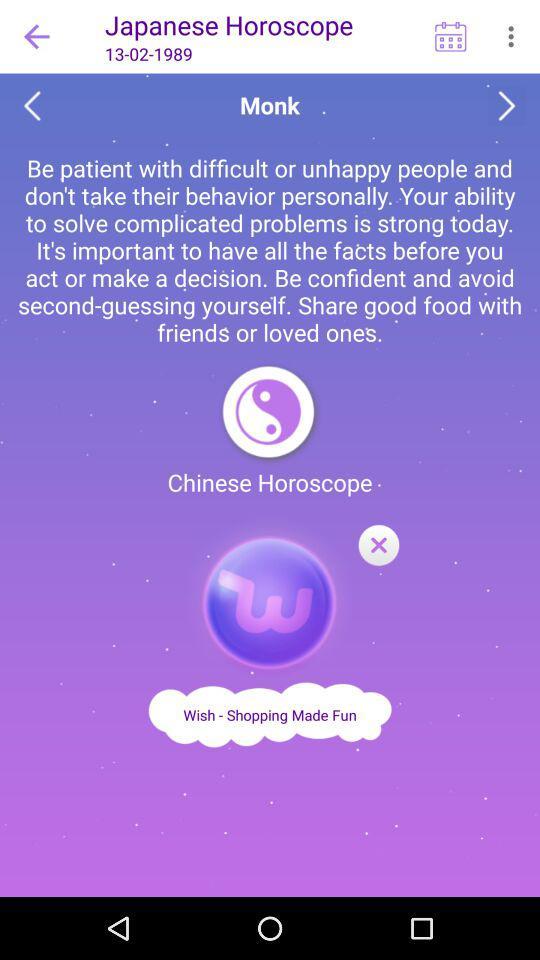 The width and height of the screenshot is (540, 960). I want to click on go back, so click(31, 106).